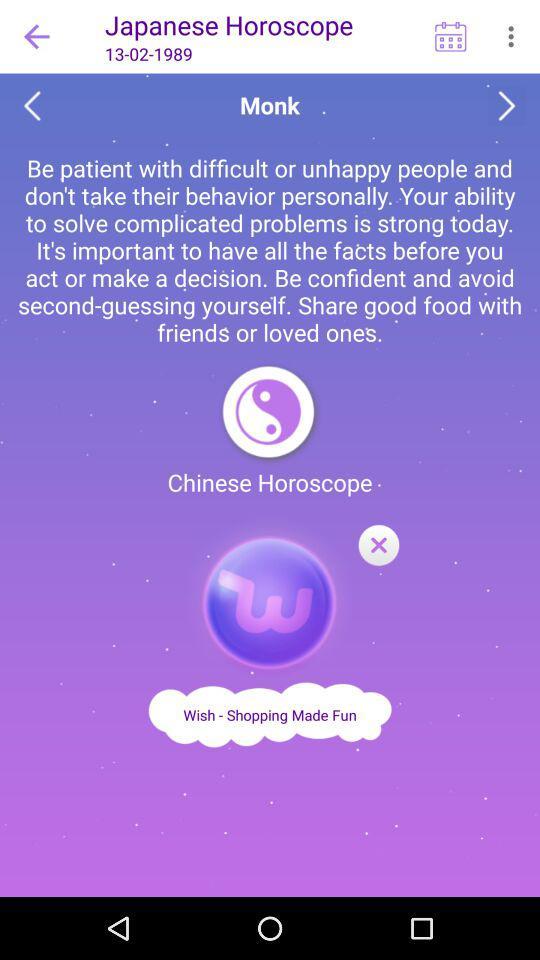 The width and height of the screenshot is (540, 960). I want to click on go back, so click(31, 106).